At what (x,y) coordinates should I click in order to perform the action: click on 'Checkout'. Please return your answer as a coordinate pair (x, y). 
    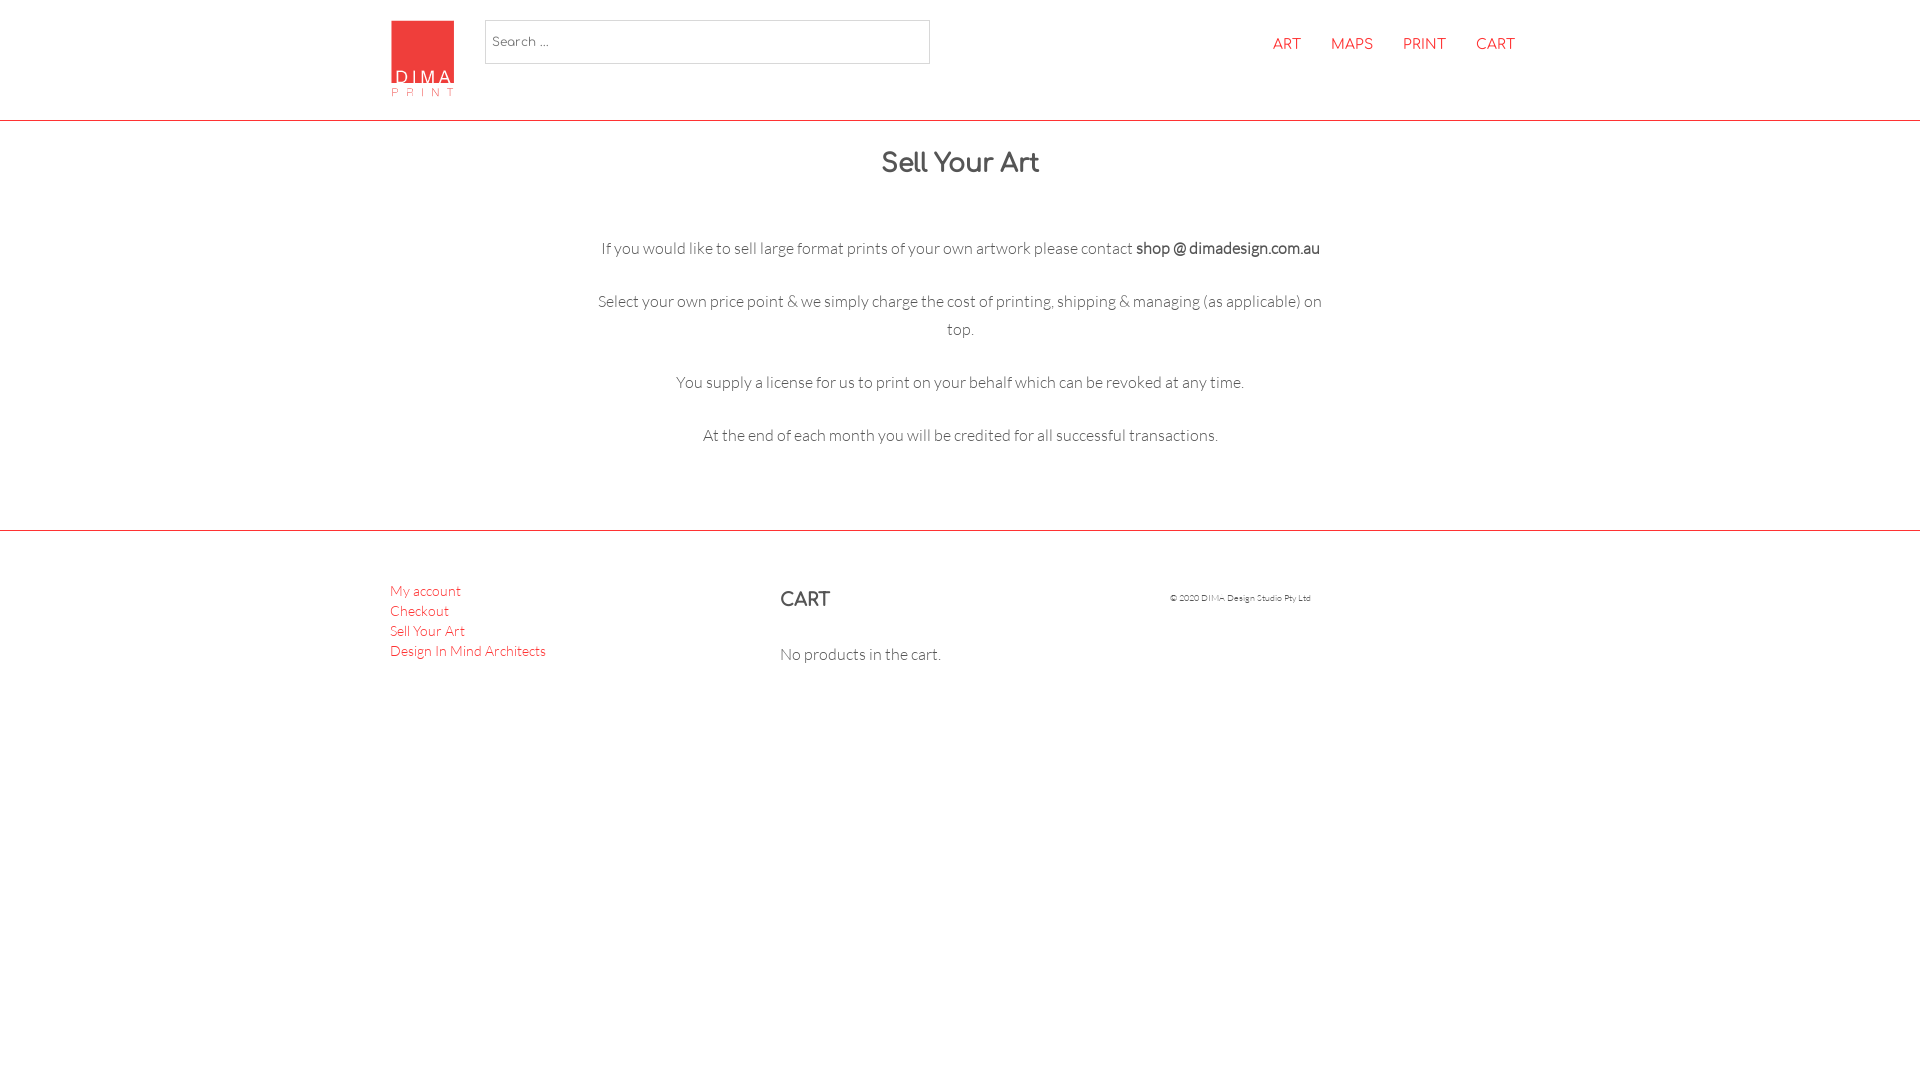
    Looking at the image, I should click on (418, 609).